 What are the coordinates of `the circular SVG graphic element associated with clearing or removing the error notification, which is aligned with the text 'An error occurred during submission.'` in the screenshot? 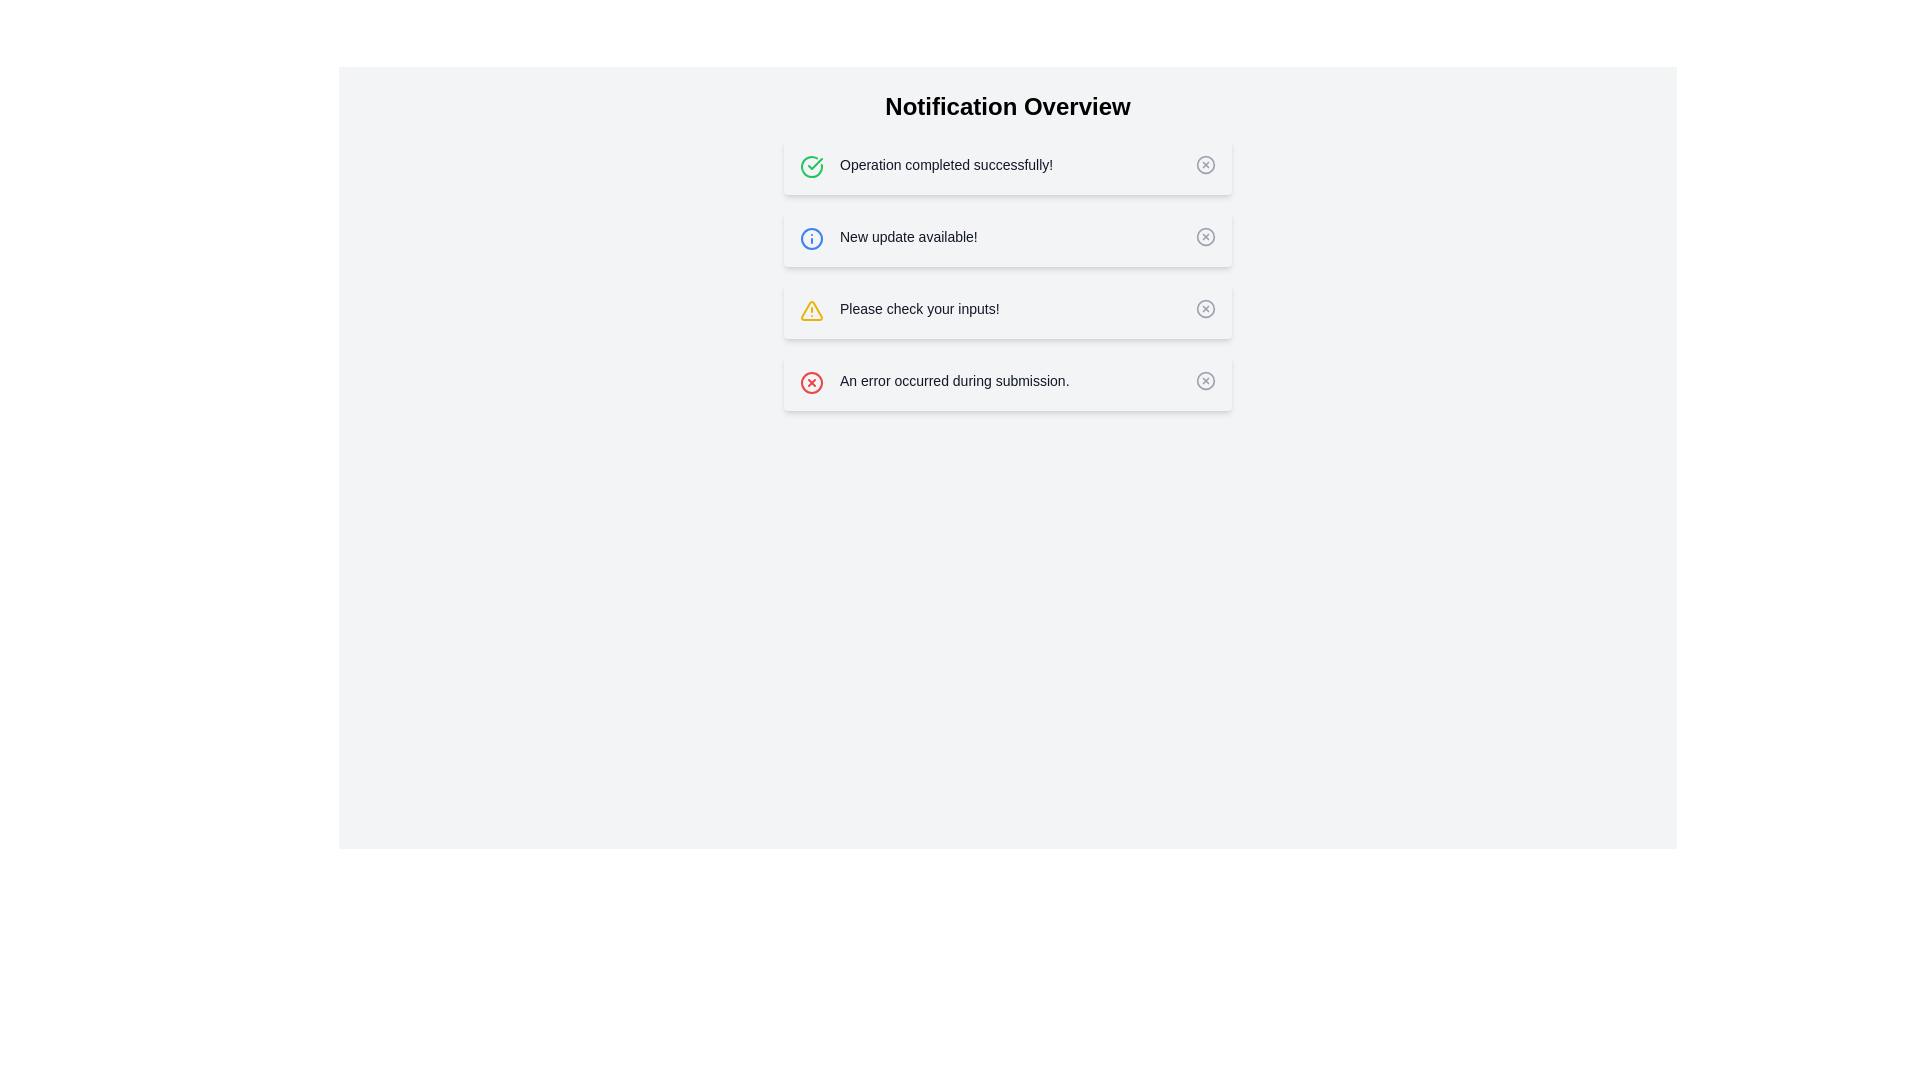 It's located at (1204, 381).